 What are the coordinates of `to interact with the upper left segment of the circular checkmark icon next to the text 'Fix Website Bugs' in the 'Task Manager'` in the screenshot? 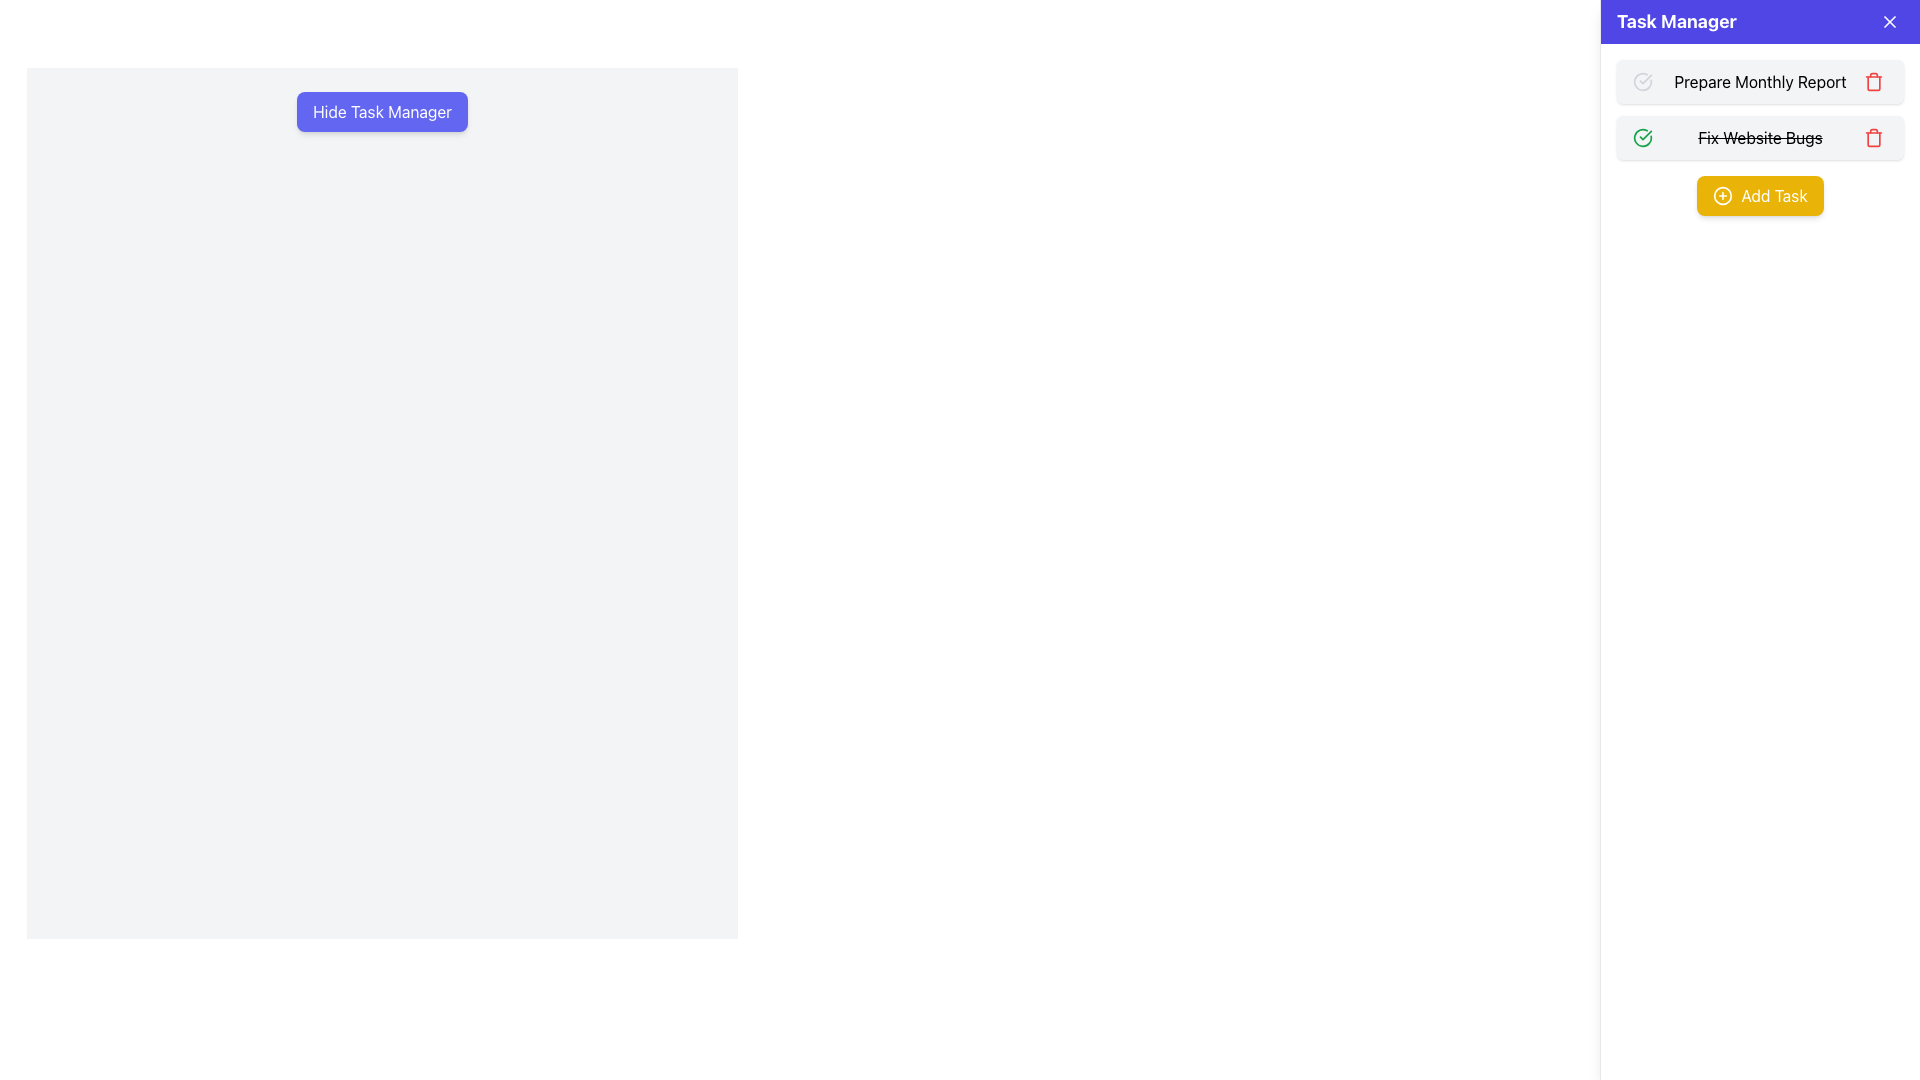 It's located at (1642, 137).